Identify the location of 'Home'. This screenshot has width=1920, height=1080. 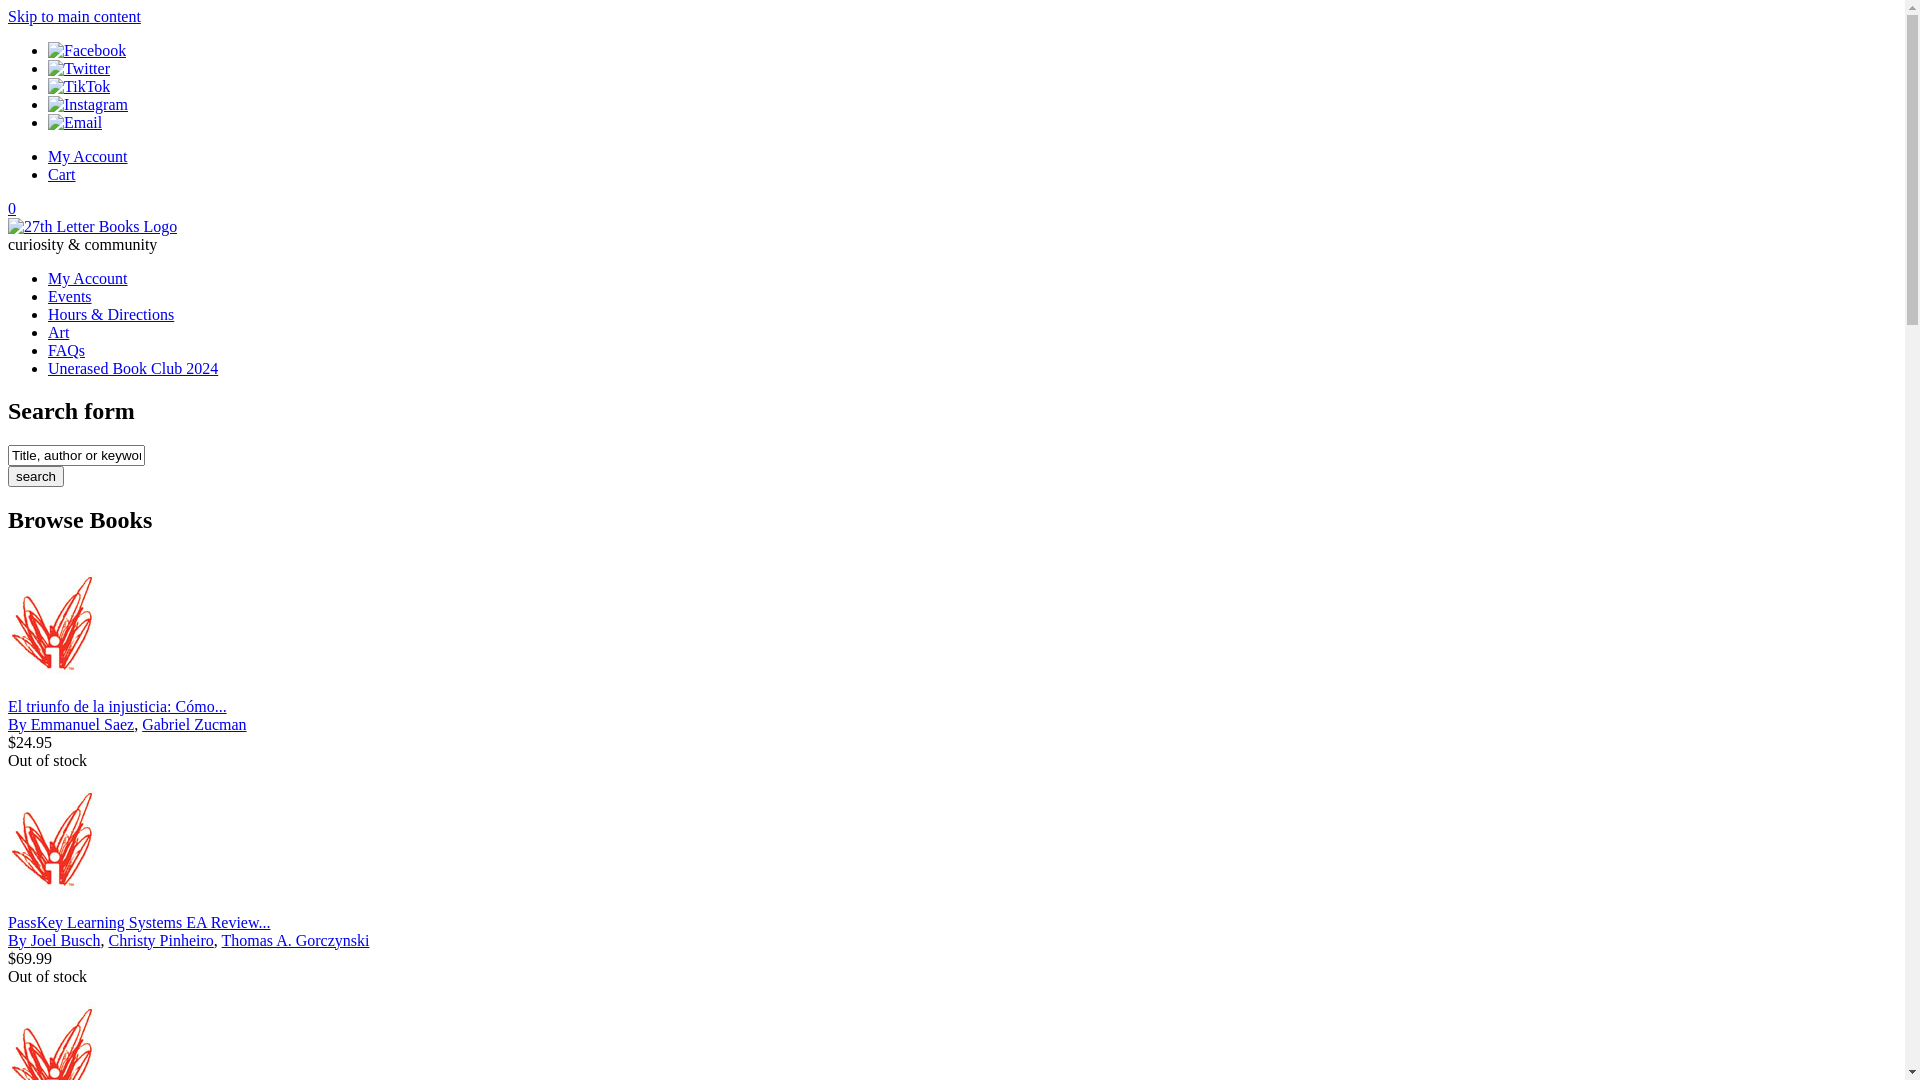
(8, 225).